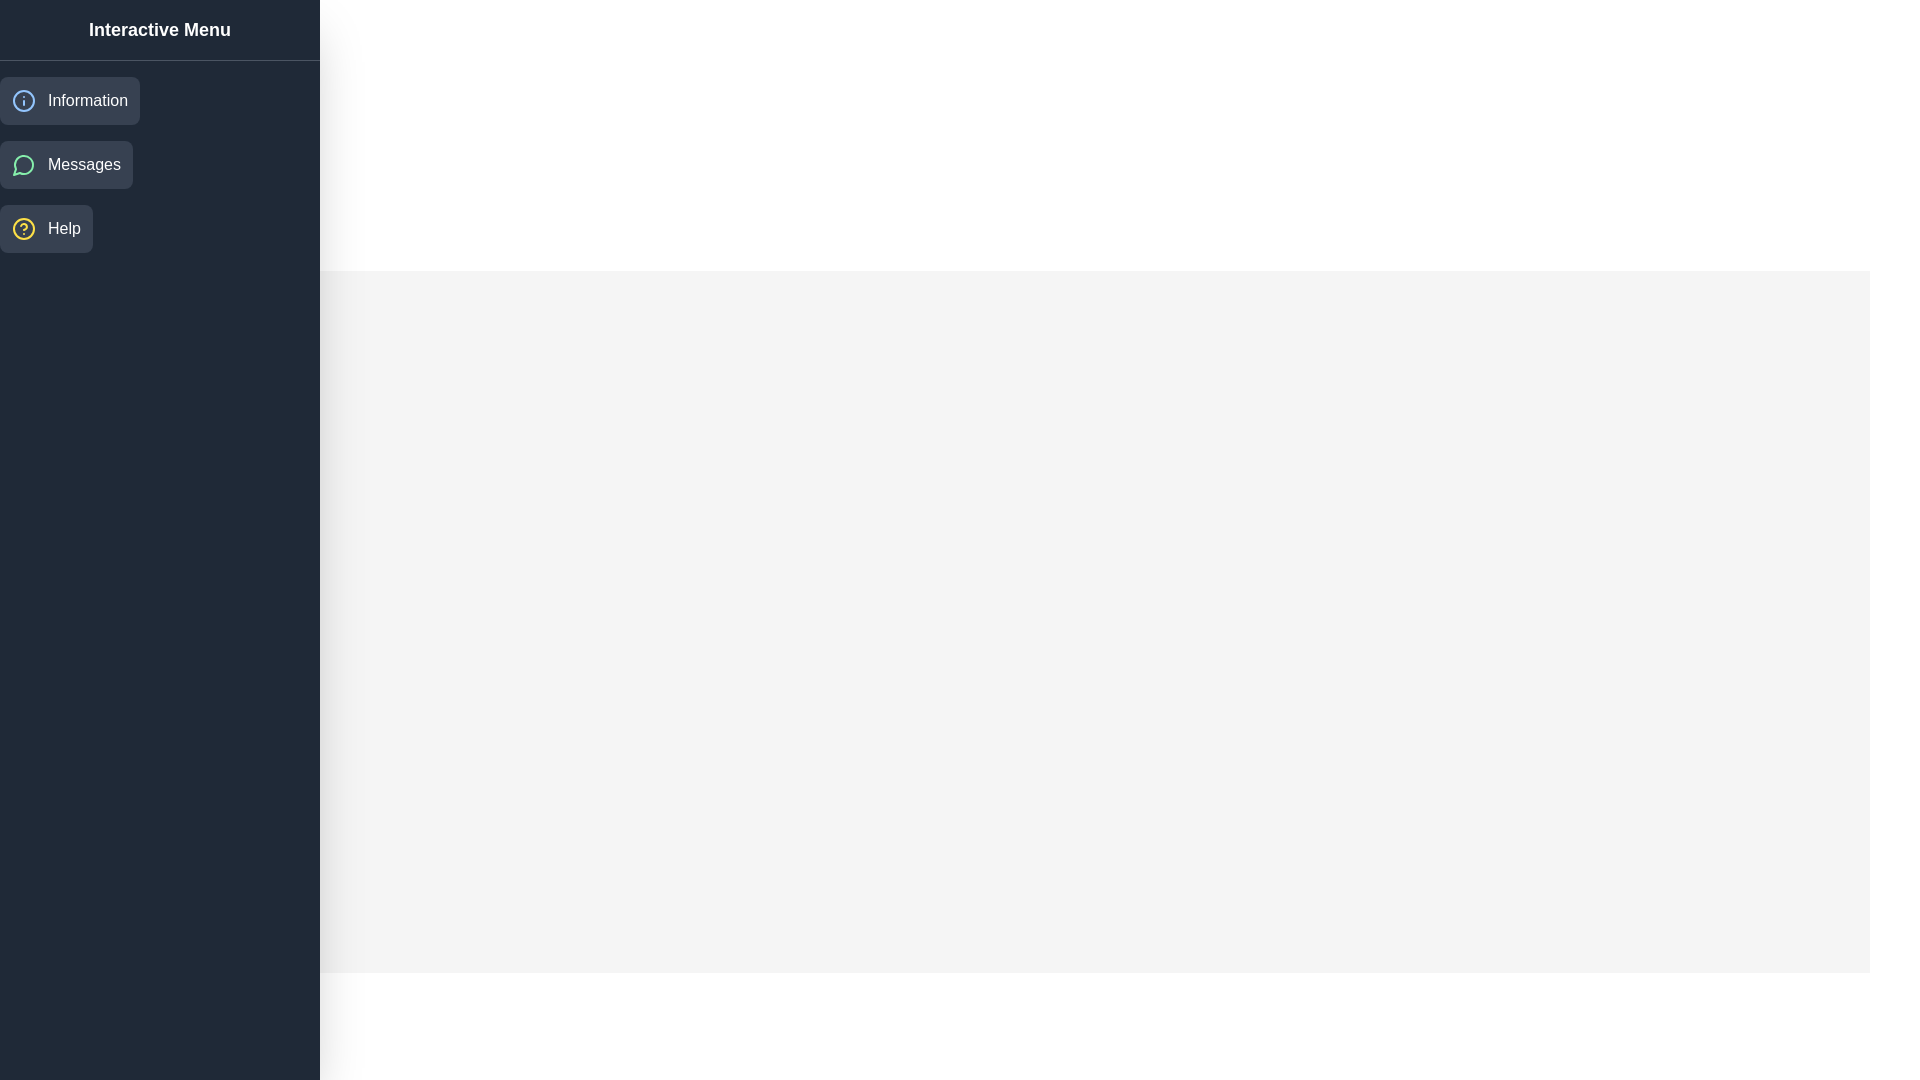 Image resolution: width=1920 pixels, height=1080 pixels. What do you see at coordinates (24, 100) in the screenshot?
I see `the blue circular graphical element located within the 'Information' button in the vertical menu on the left side of the interface` at bounding box center [24, 100].